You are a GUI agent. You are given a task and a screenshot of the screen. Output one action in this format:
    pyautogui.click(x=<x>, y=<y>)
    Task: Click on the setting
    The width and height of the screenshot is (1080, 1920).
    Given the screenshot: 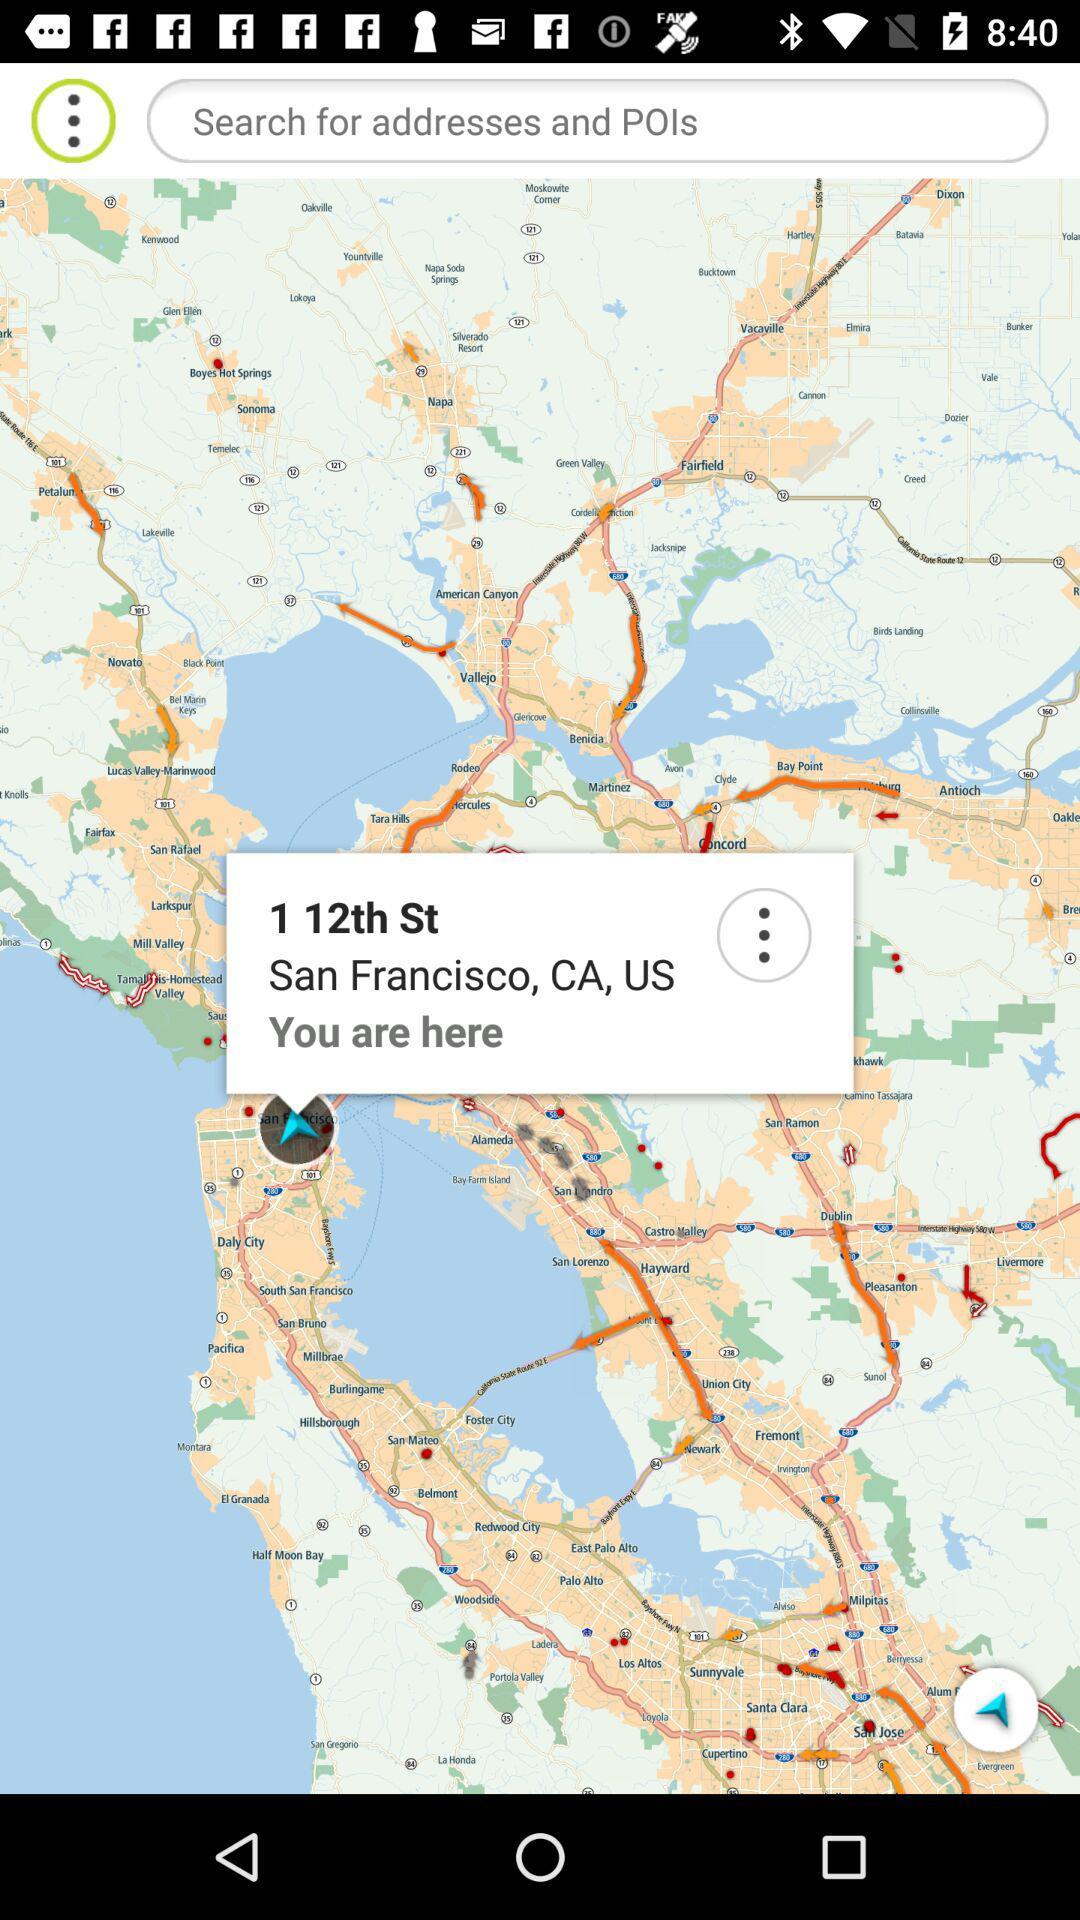 What is the action you would take?
    pyautogui.click(x=764, y=934)
    